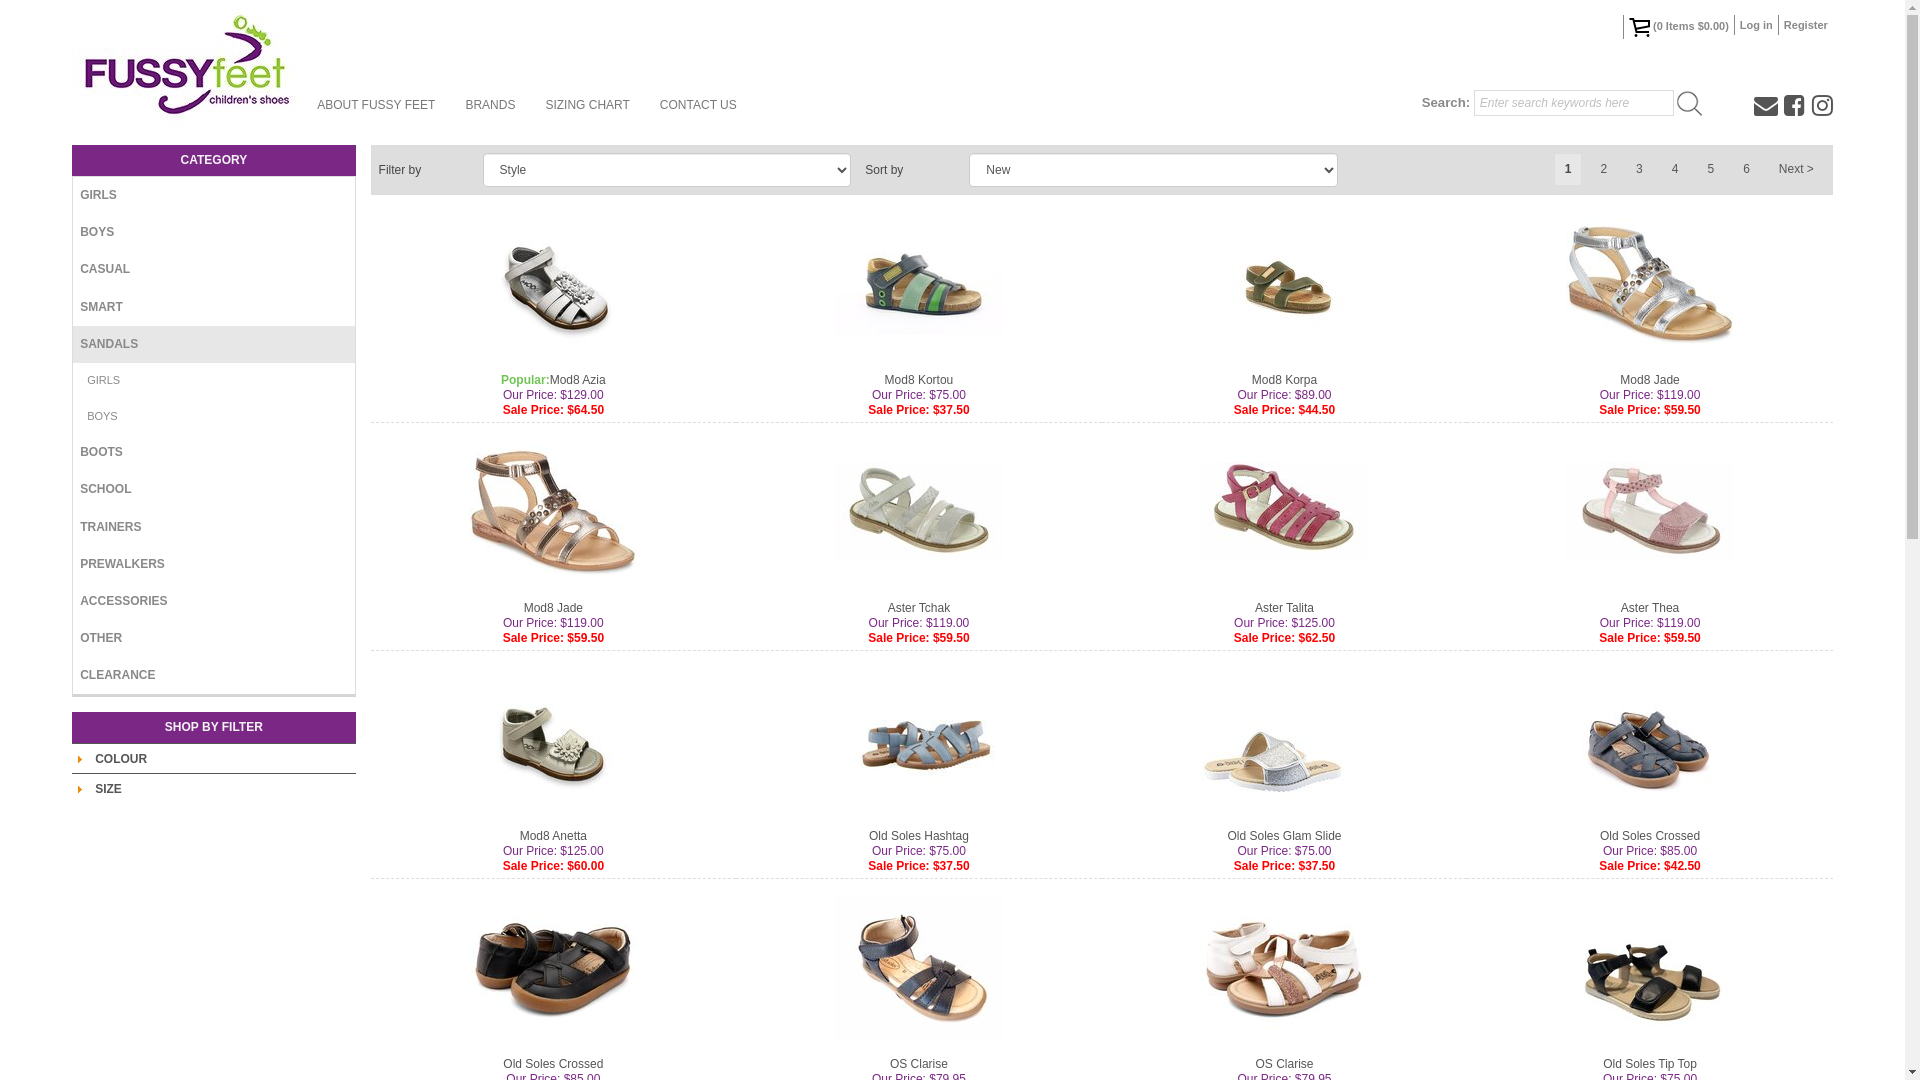 This screenshot has height=1080, width=1920. I want to click on 'Mod8 Kortou-sandals-Fussy Feet - Childrens Shoes', so click(917, 284).